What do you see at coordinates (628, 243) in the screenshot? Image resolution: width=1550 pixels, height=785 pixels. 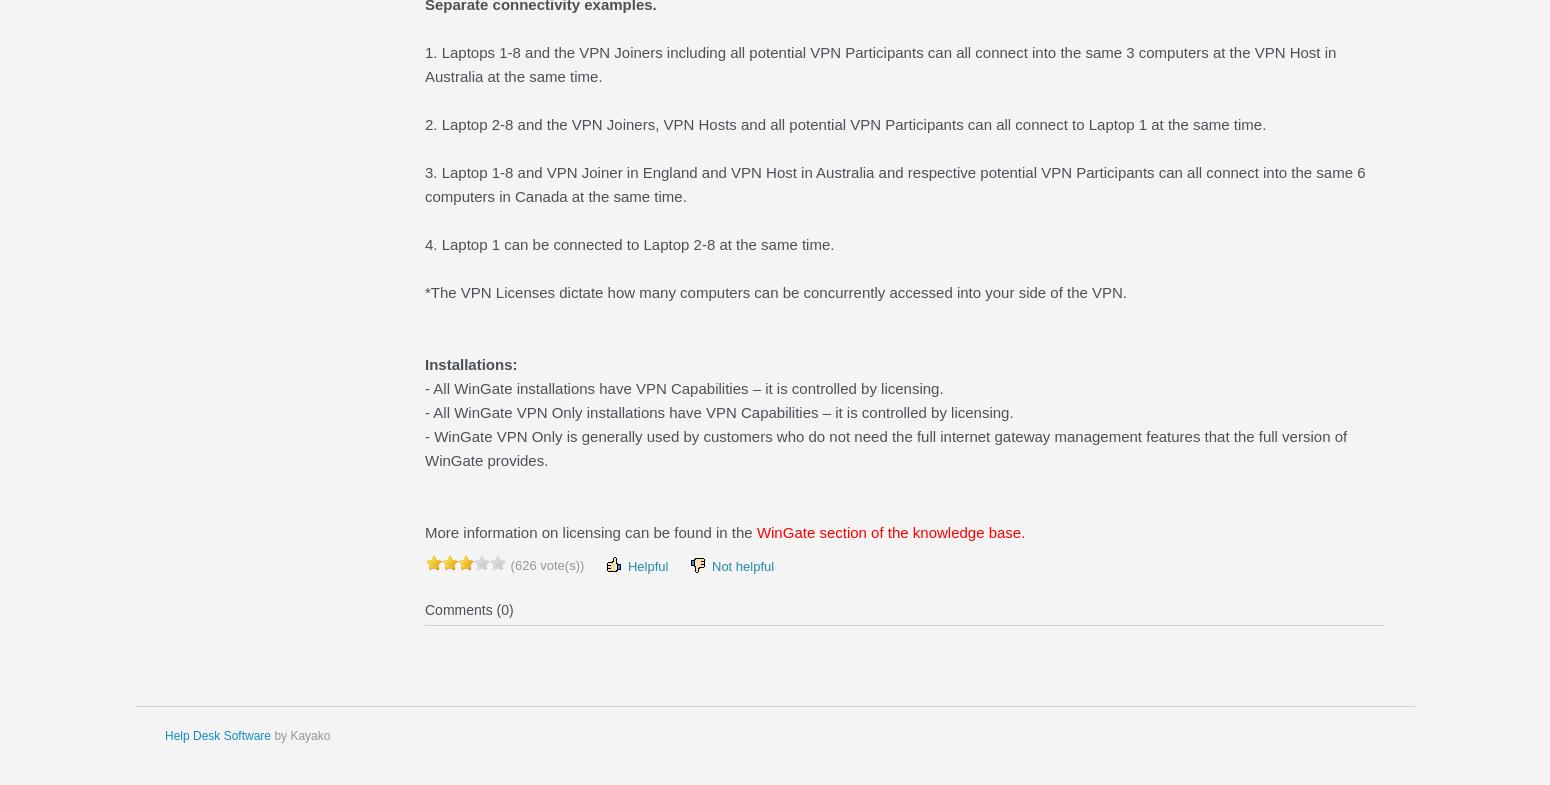 I see `'4. Laptop 1 can be connected to Laptop 2-8 at the same time.'` at bounding box center [628, 243].